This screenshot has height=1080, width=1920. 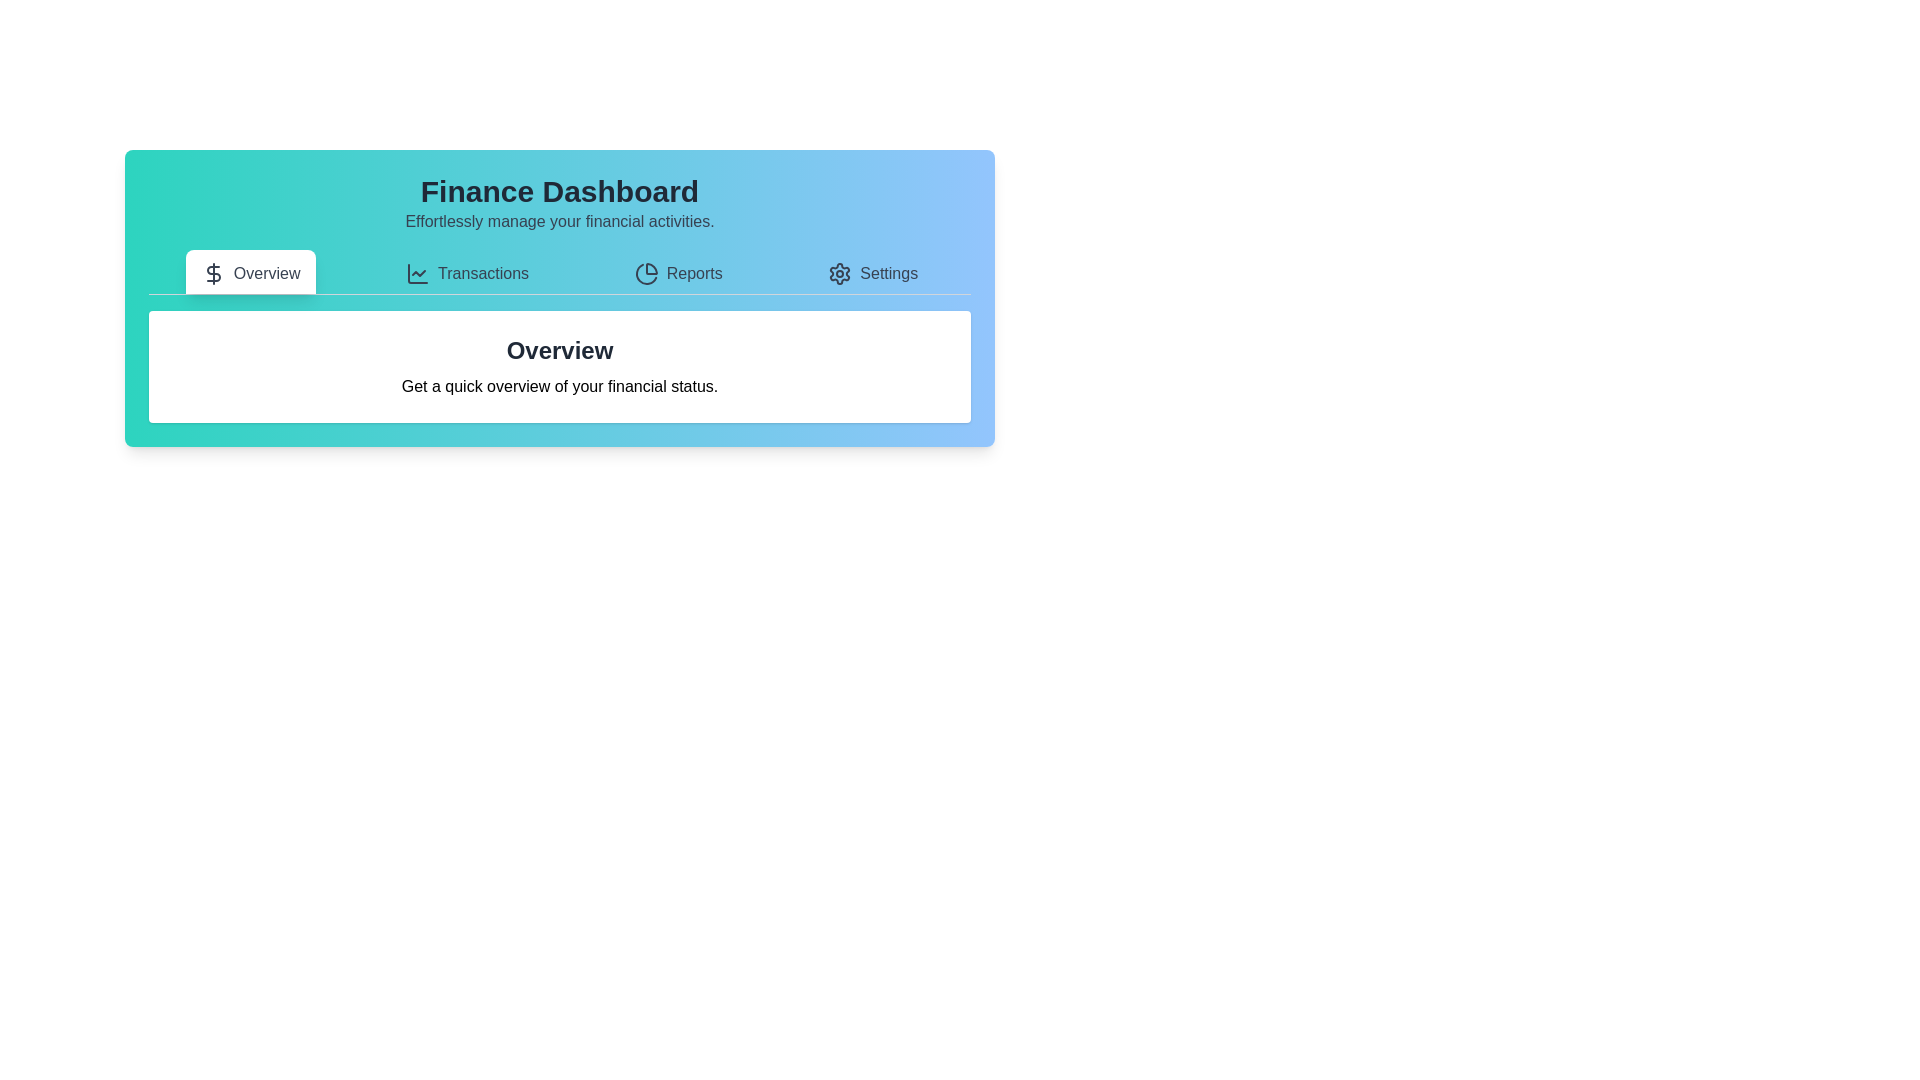 I want to click on the Settings tab, so click(x=873, y=272).